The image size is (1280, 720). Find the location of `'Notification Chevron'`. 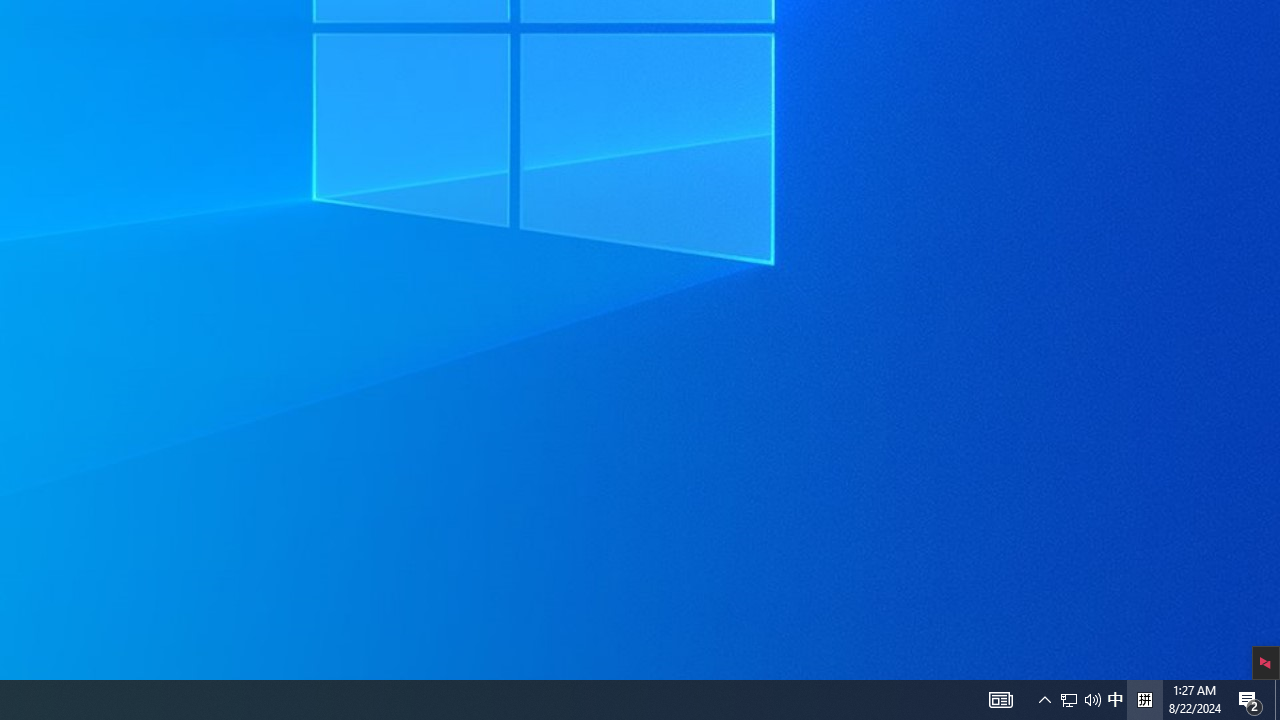

'Notification Chevron' is located at coordinates (1000, 698).